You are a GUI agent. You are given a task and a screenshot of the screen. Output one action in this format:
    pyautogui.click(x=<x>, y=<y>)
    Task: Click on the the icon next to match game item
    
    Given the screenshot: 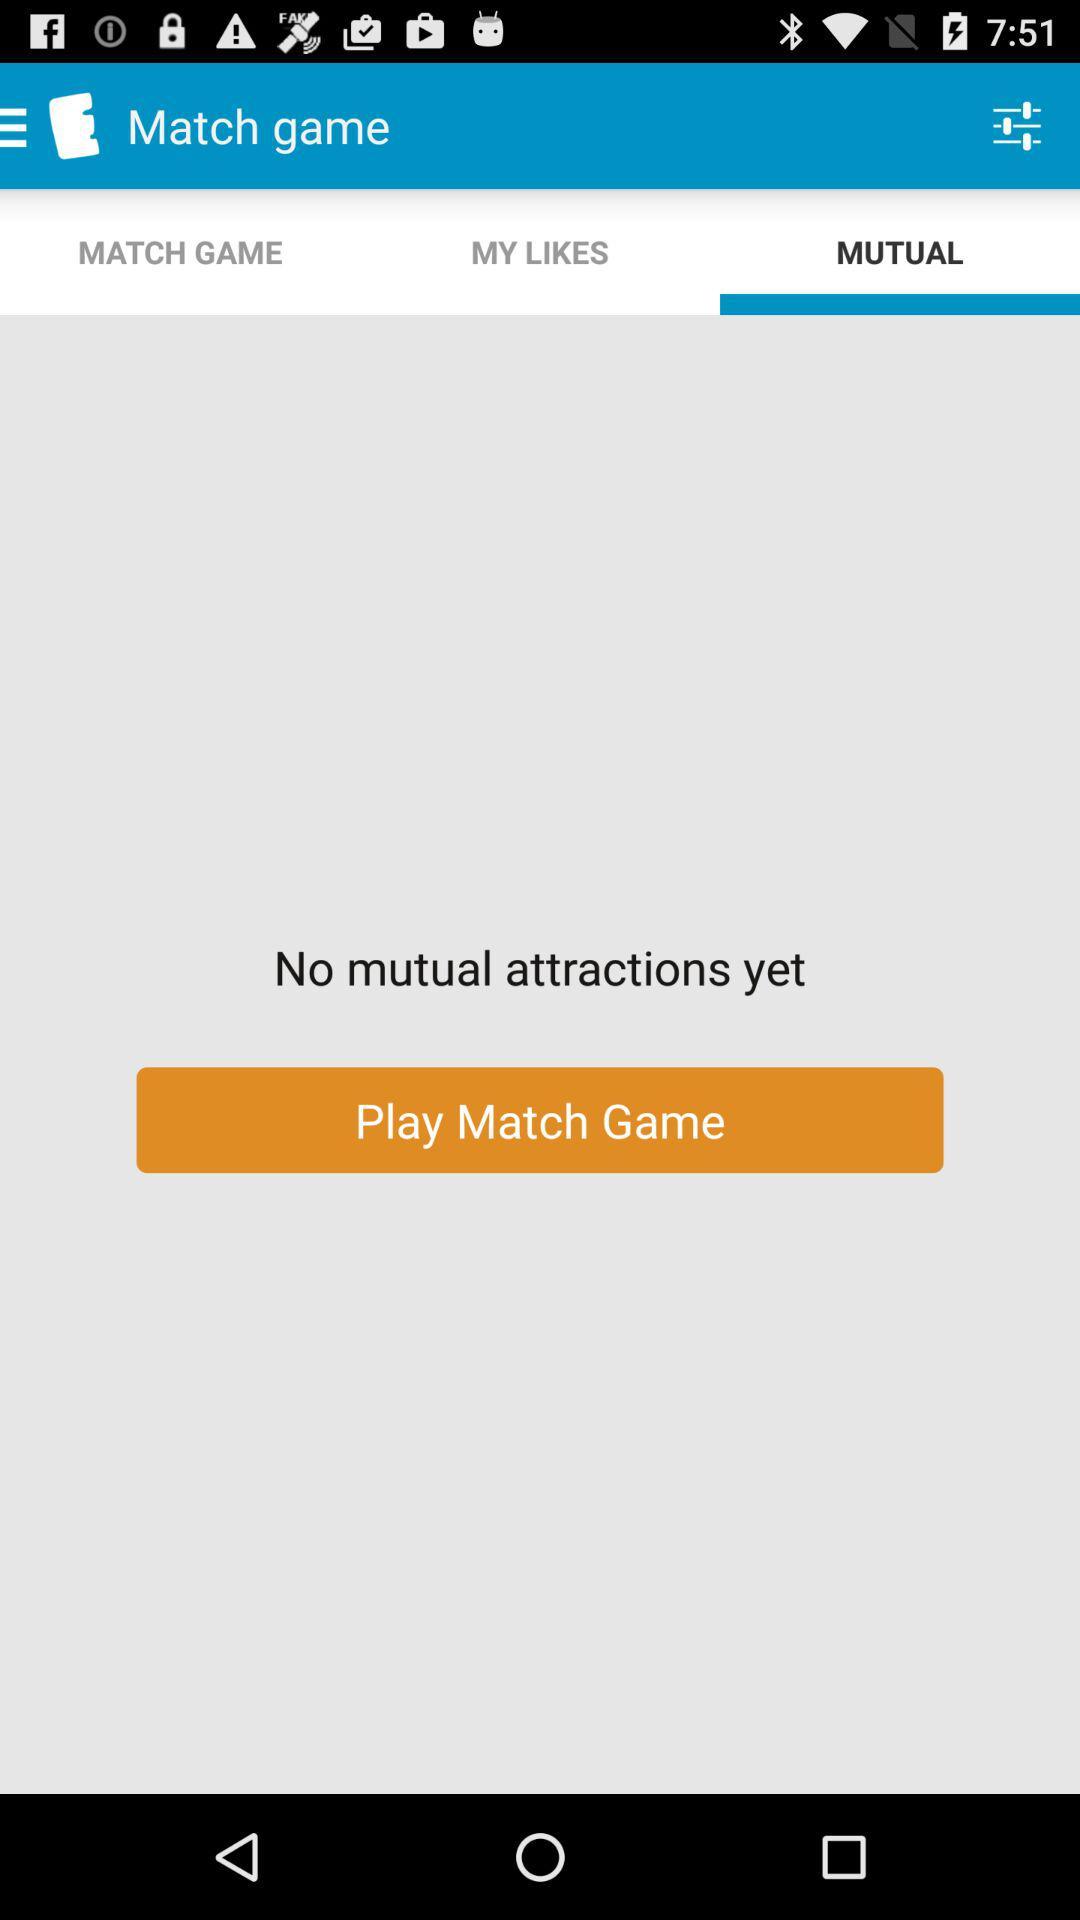 What is the action you would take?
    pyautogui.click(x=540, y=251)
    